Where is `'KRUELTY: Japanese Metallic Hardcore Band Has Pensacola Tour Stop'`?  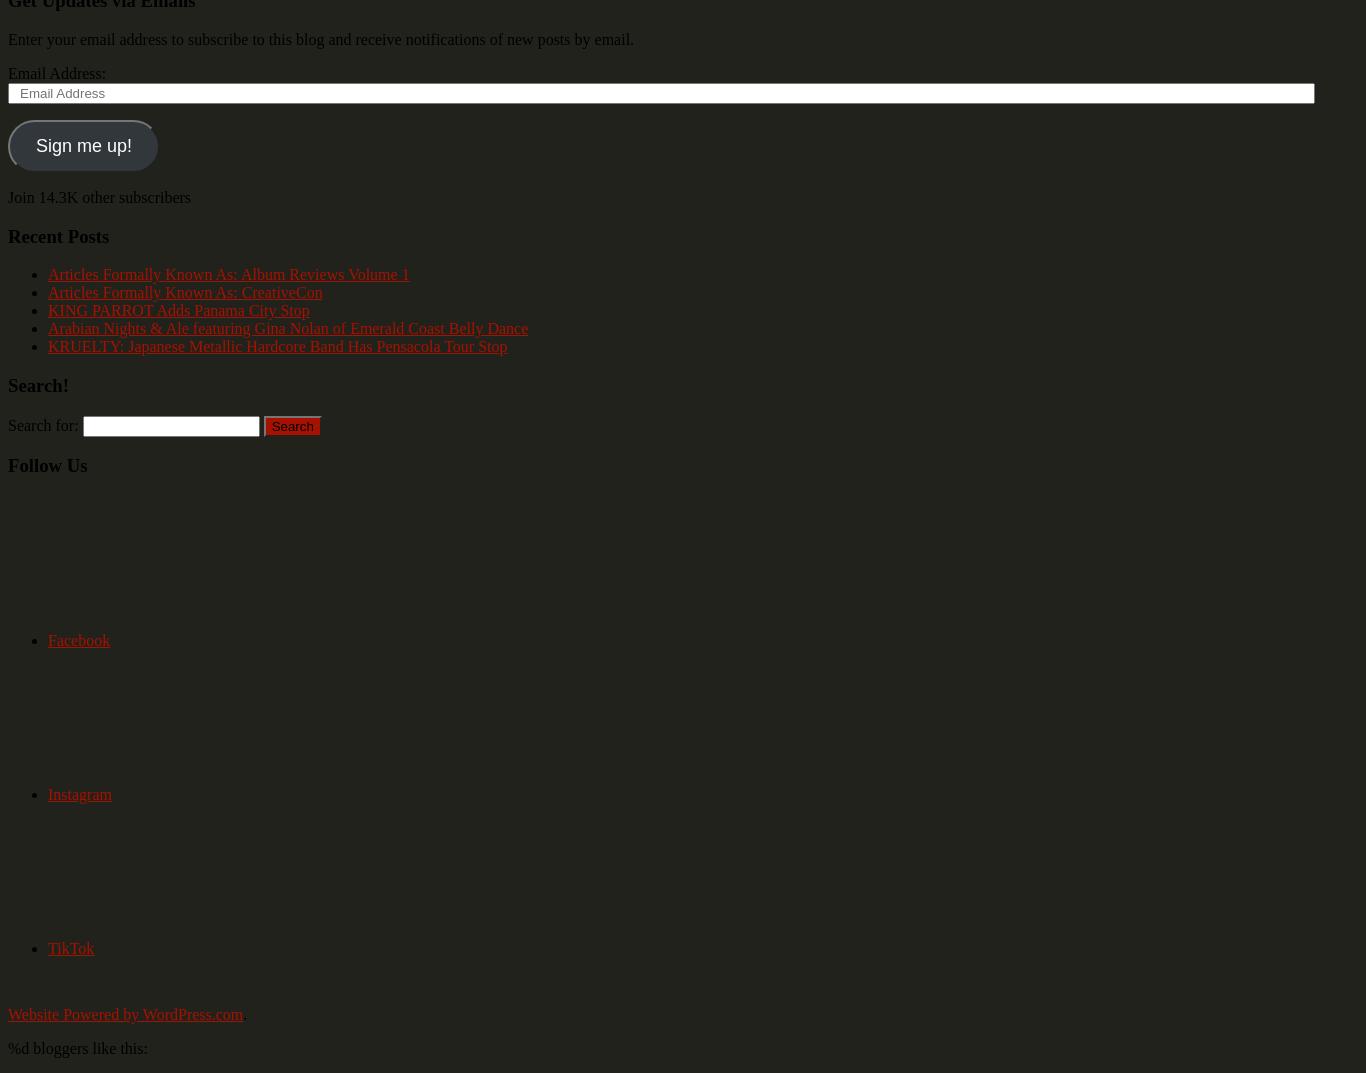
'KRUELTY: Japanese Metallic Hardcore Band Has Pensacola Tour Stop' is located at coordinates (277, 346).